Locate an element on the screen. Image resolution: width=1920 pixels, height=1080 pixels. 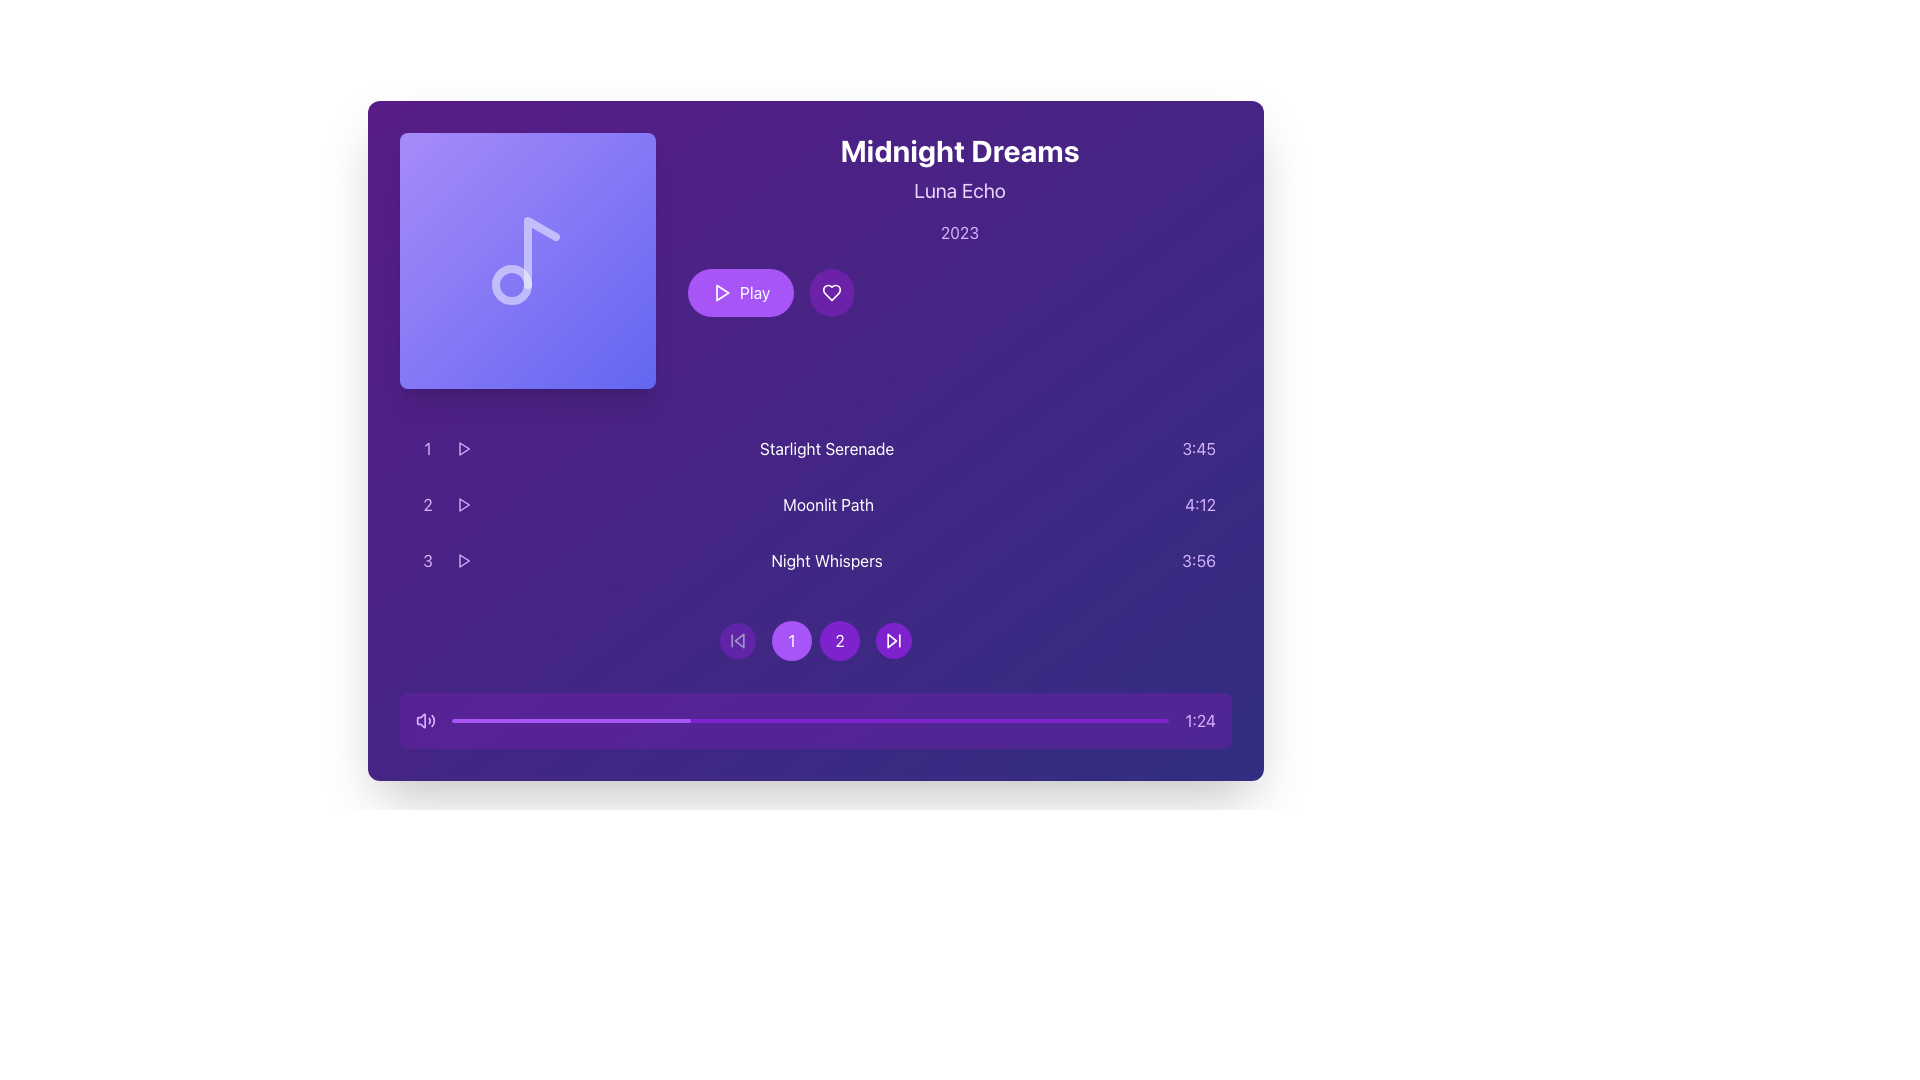
the Progress indicator which represents the current completion level of an ongoing task, located at the bottom of the interface is located at coordinates (570, 721).